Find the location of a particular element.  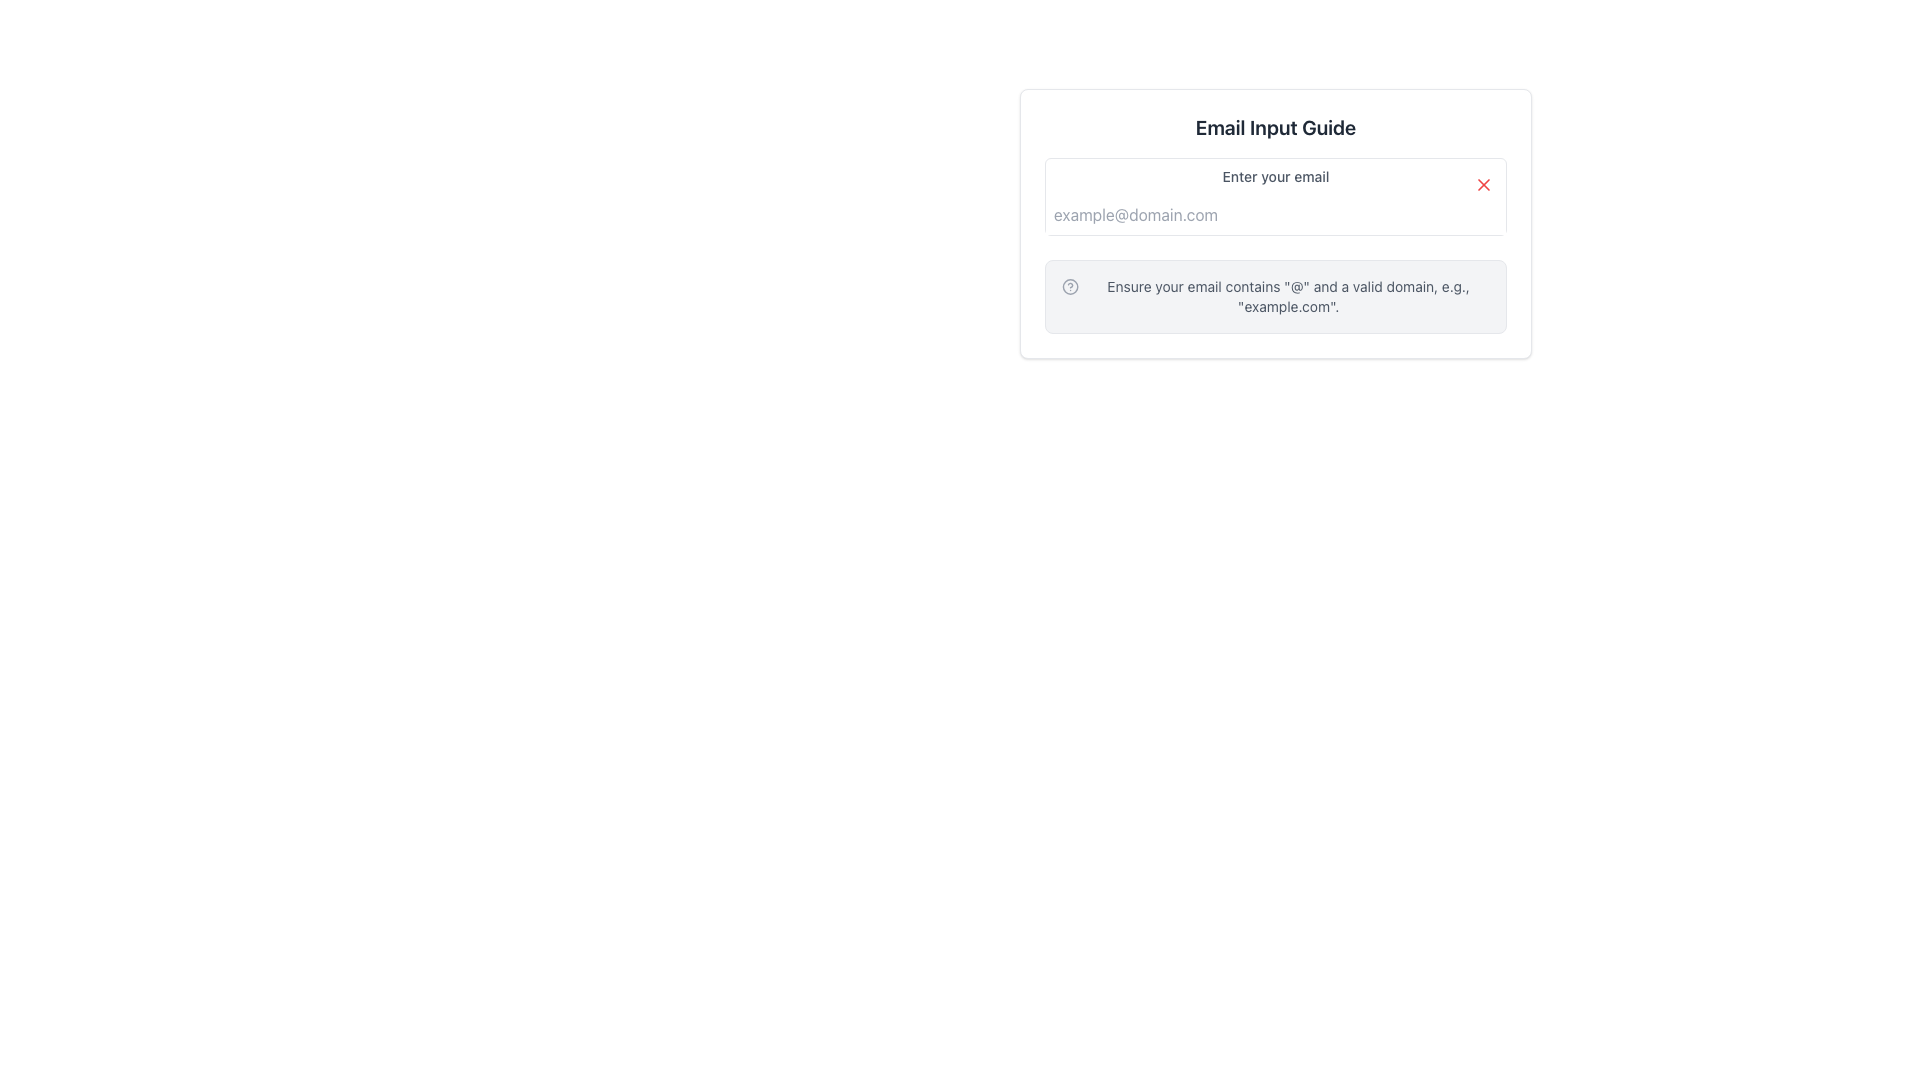

the circular help icon with a question mark design, located to the left of the email formatting guideline text block is located at coordinates (1069, 286).